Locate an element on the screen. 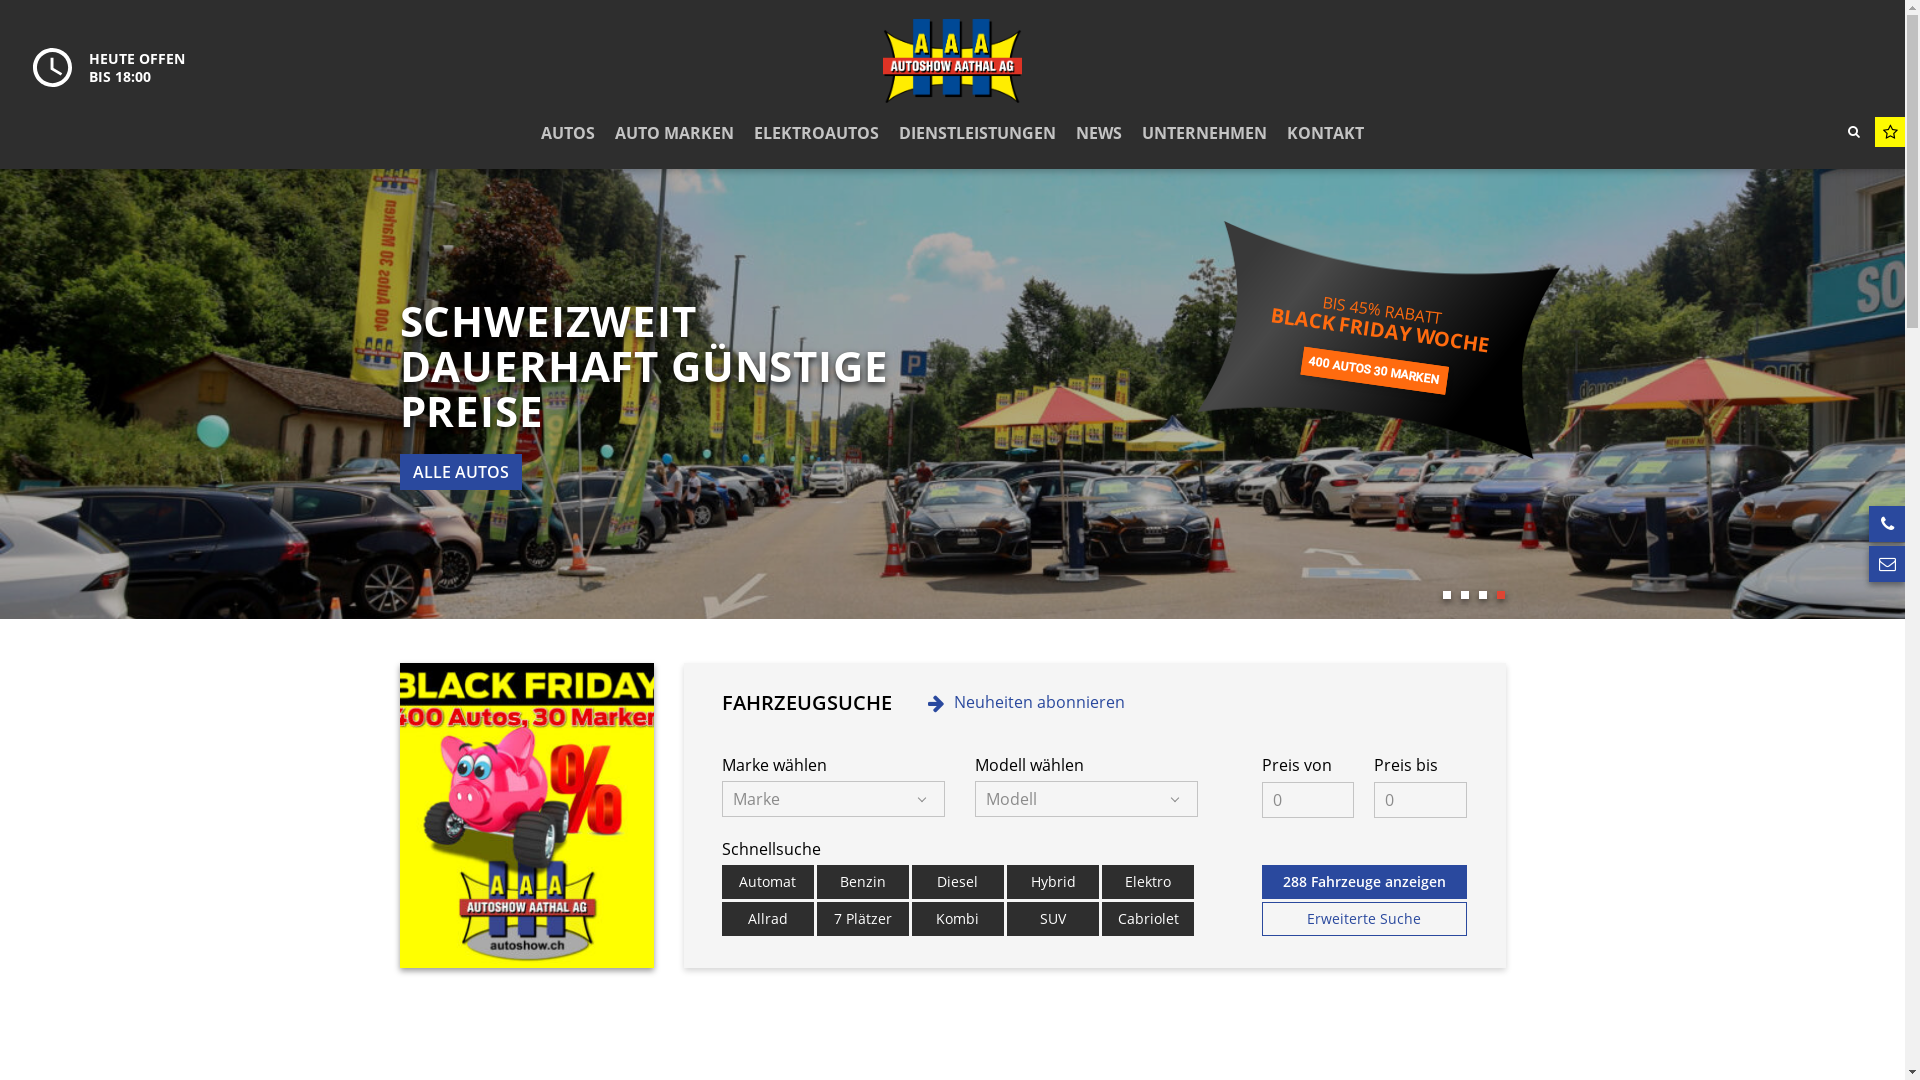 The height and width of the screenshot is (1080, 1920). '3' is located at coordinates (1482, 593).